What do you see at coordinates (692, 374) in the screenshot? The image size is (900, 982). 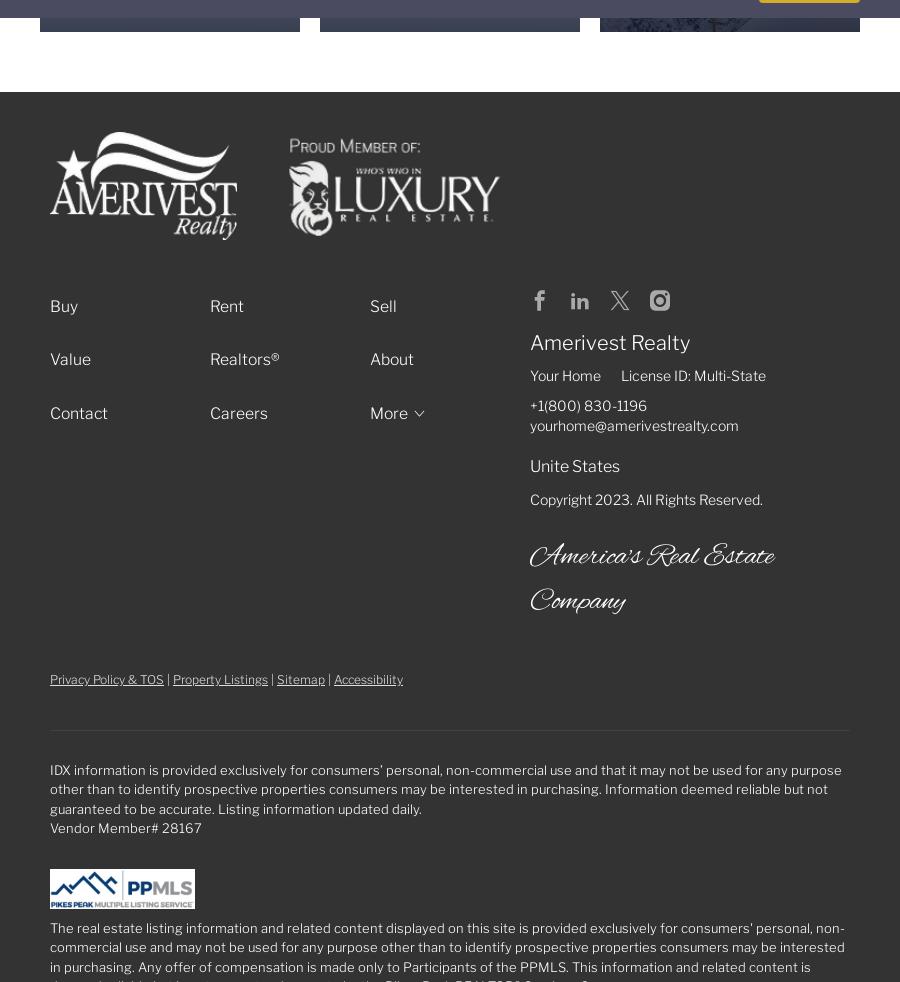 I see `'License ID:  Multi-State'` at bounding box center [692, 374].